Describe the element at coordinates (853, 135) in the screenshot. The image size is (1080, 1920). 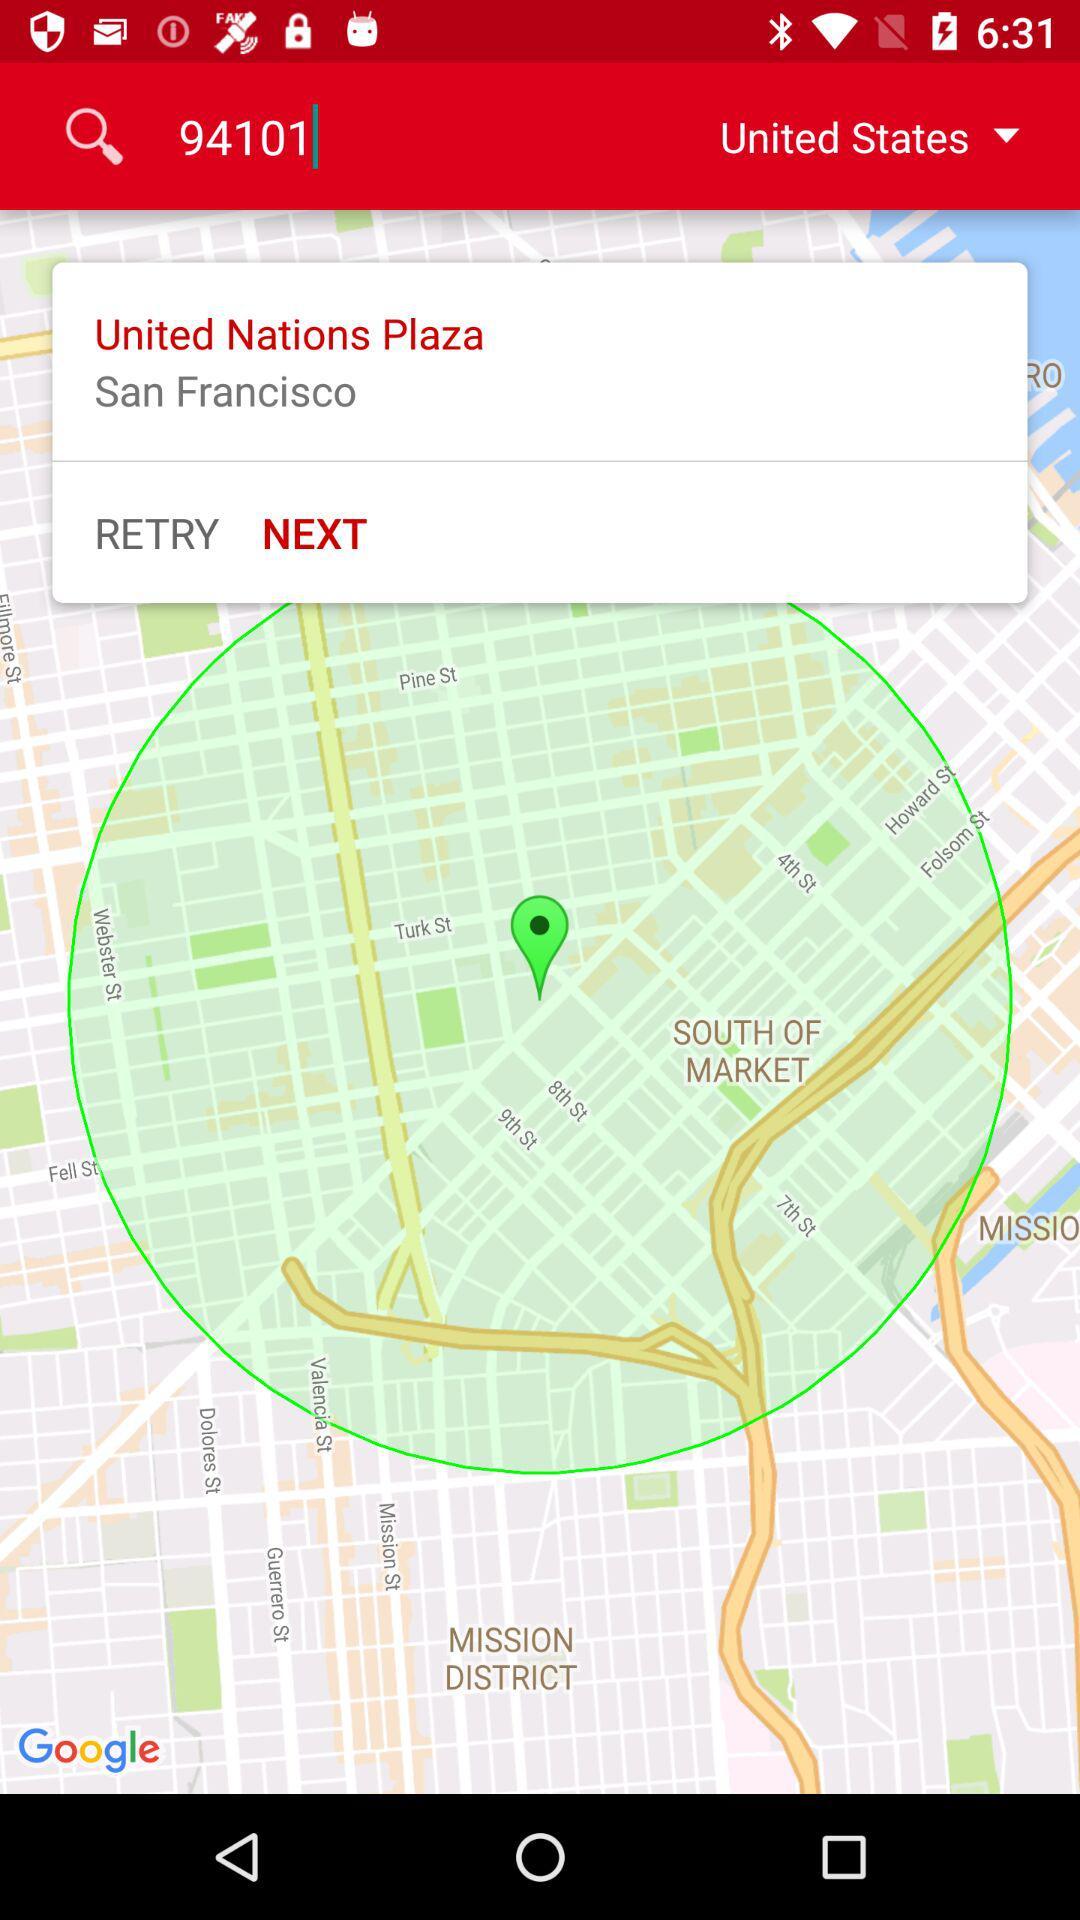
I see `united states icon` at that location.